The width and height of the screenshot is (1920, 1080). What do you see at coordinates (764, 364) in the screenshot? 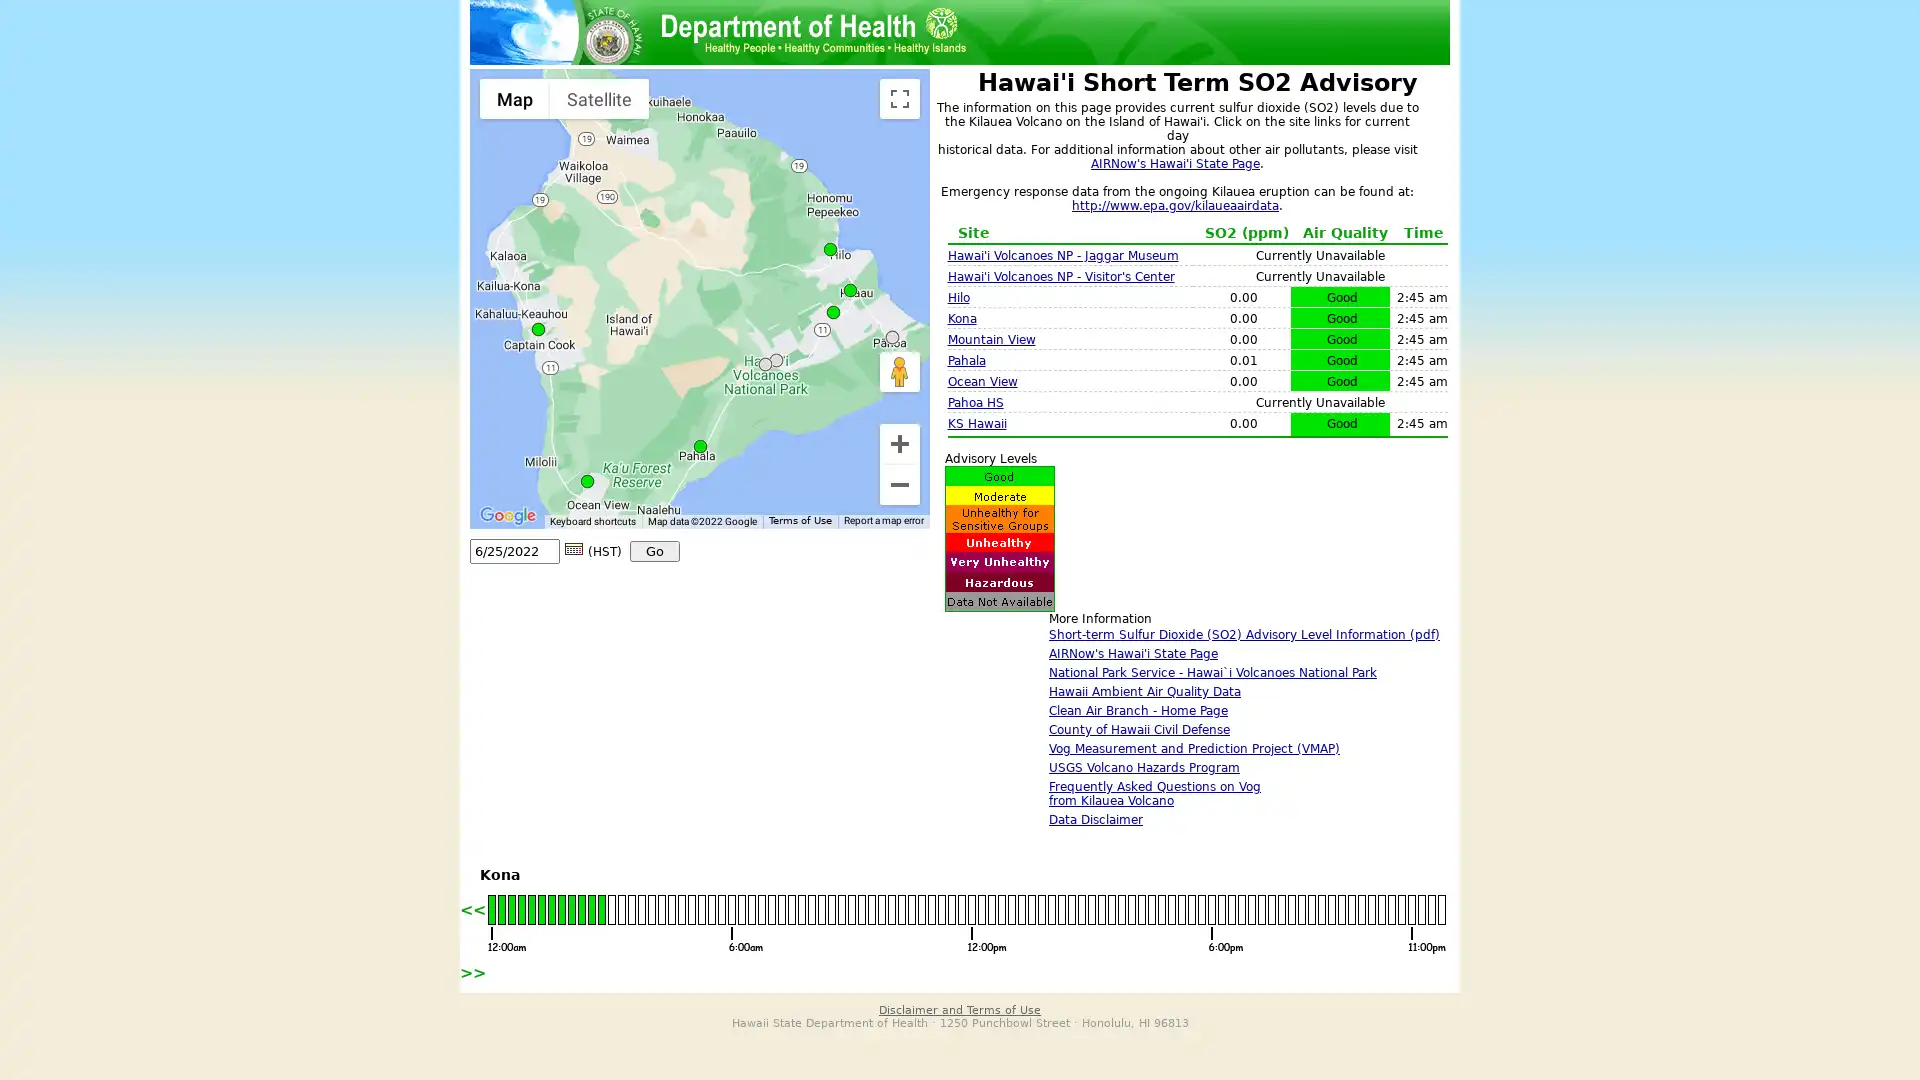
I see `Hawaii Volcanoes NP - Observatory: No Data` at bounding box center [764, 364].